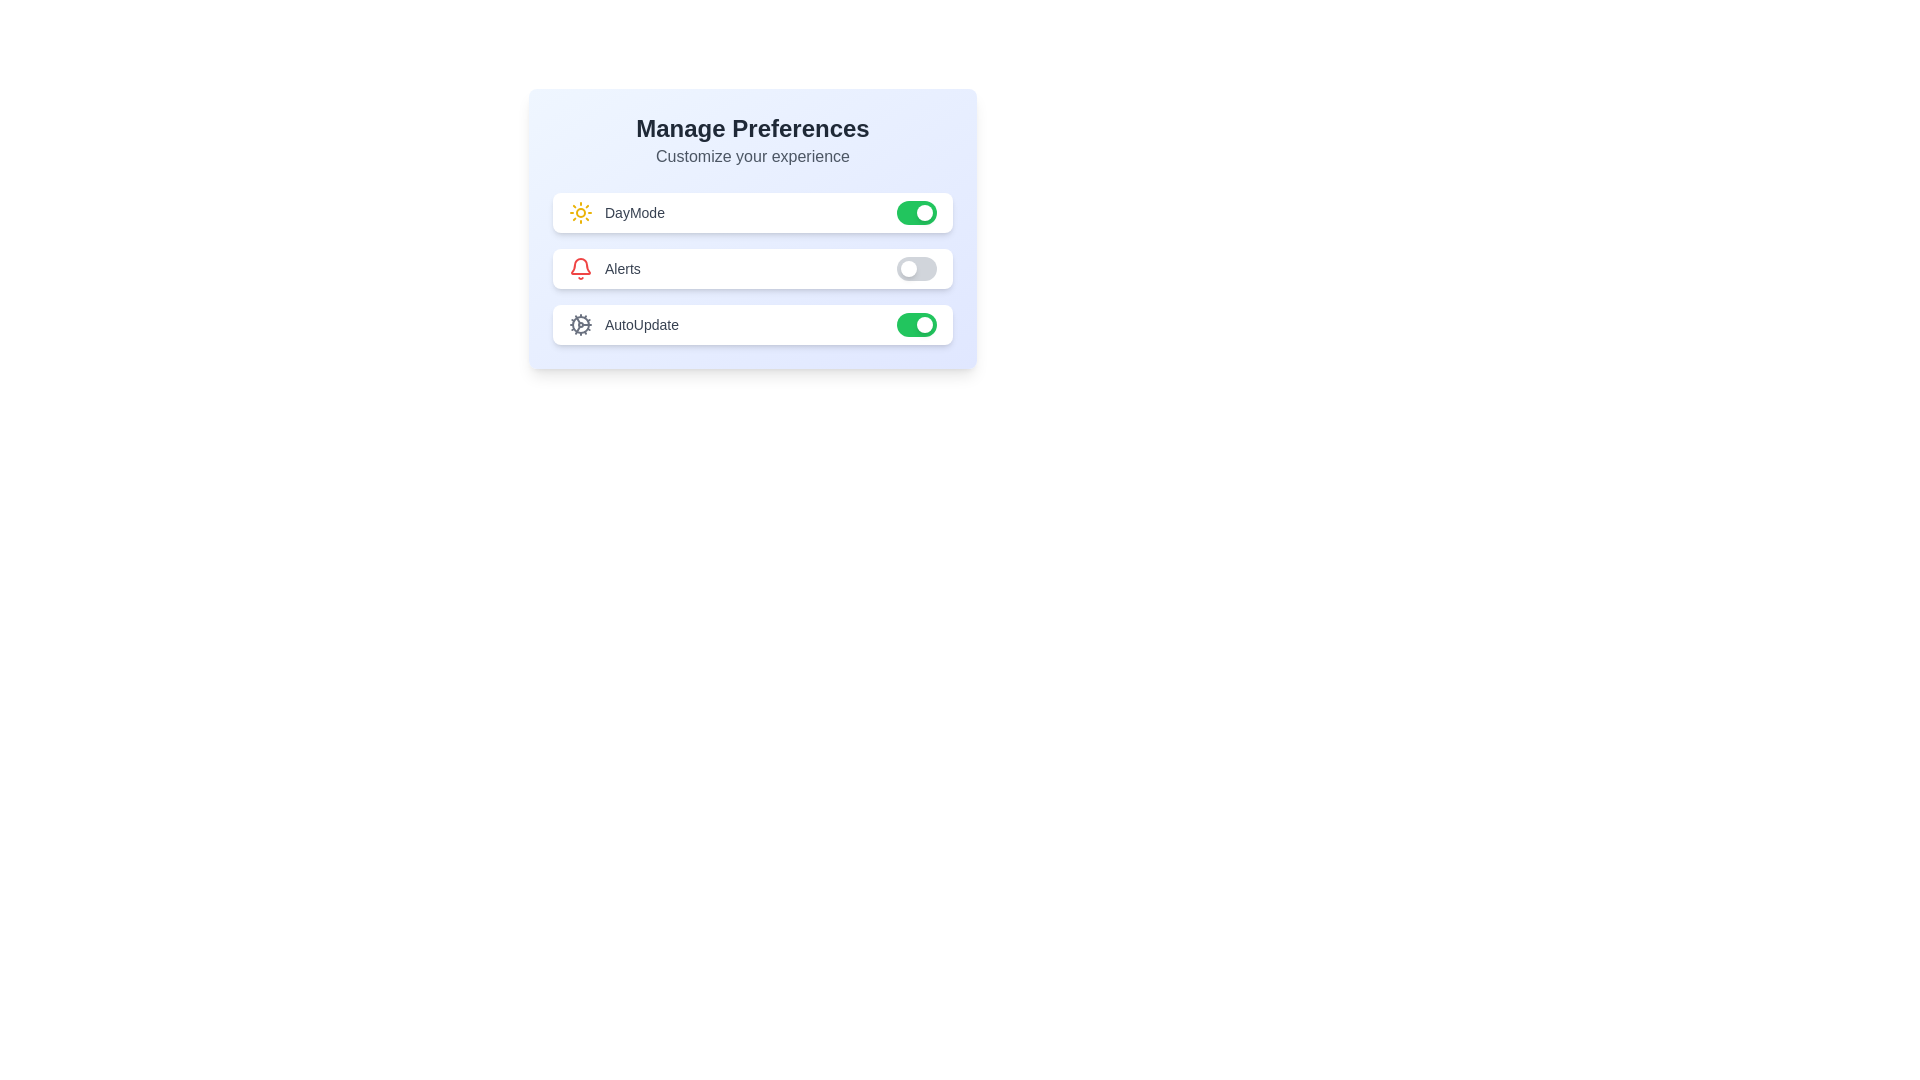 Image resolution: width=1920 pixels, height=1080 pixels. What do you see at coordinates (633, 212) in the screenshot?
I see `the 'DayMode' text label, which indicates the setting for the adjacent toggle switch in the 'Manage Preferences' section` at bounding box center [633, 212].